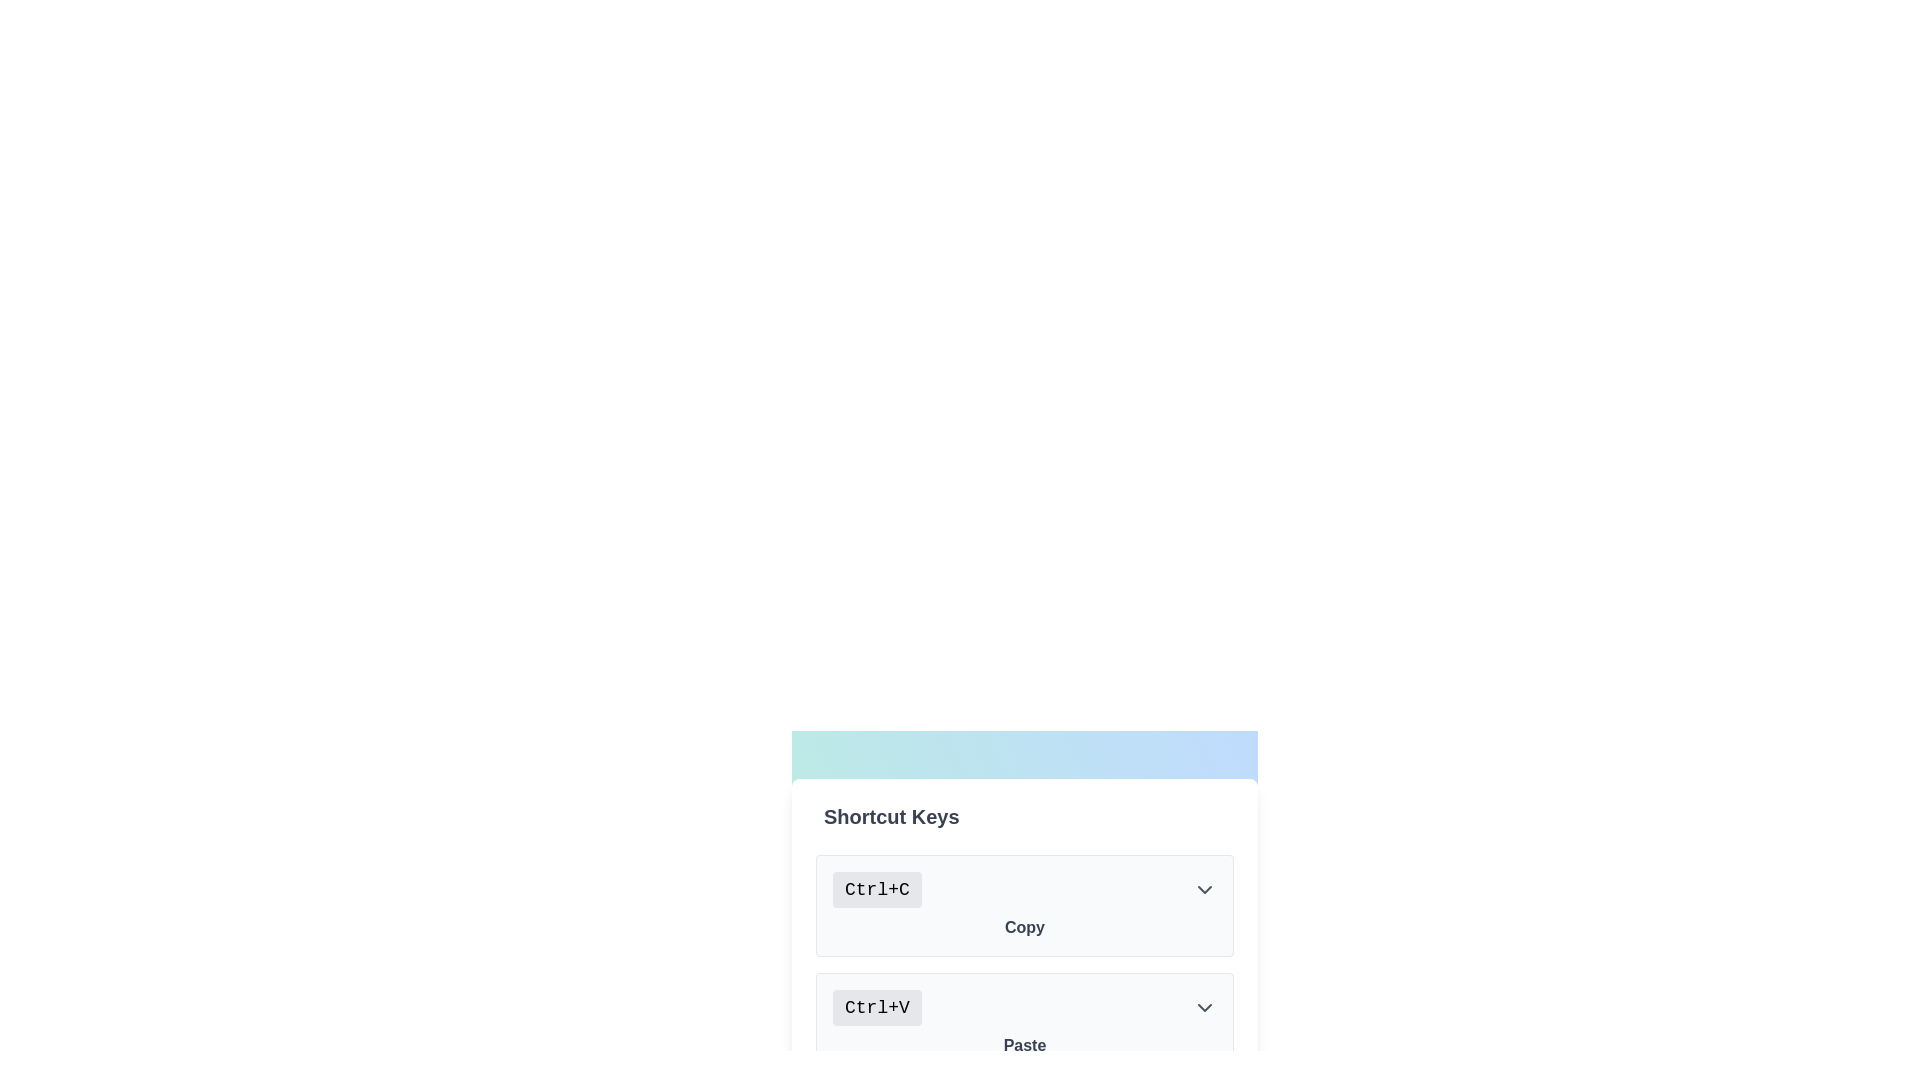  Describe the element at coordinates (890, 817) in the screenshot. I see `the text label that identifies the content of the section detailing shortcut key functionalities, which is prominently positioned near the top of the visible content section` at that location.